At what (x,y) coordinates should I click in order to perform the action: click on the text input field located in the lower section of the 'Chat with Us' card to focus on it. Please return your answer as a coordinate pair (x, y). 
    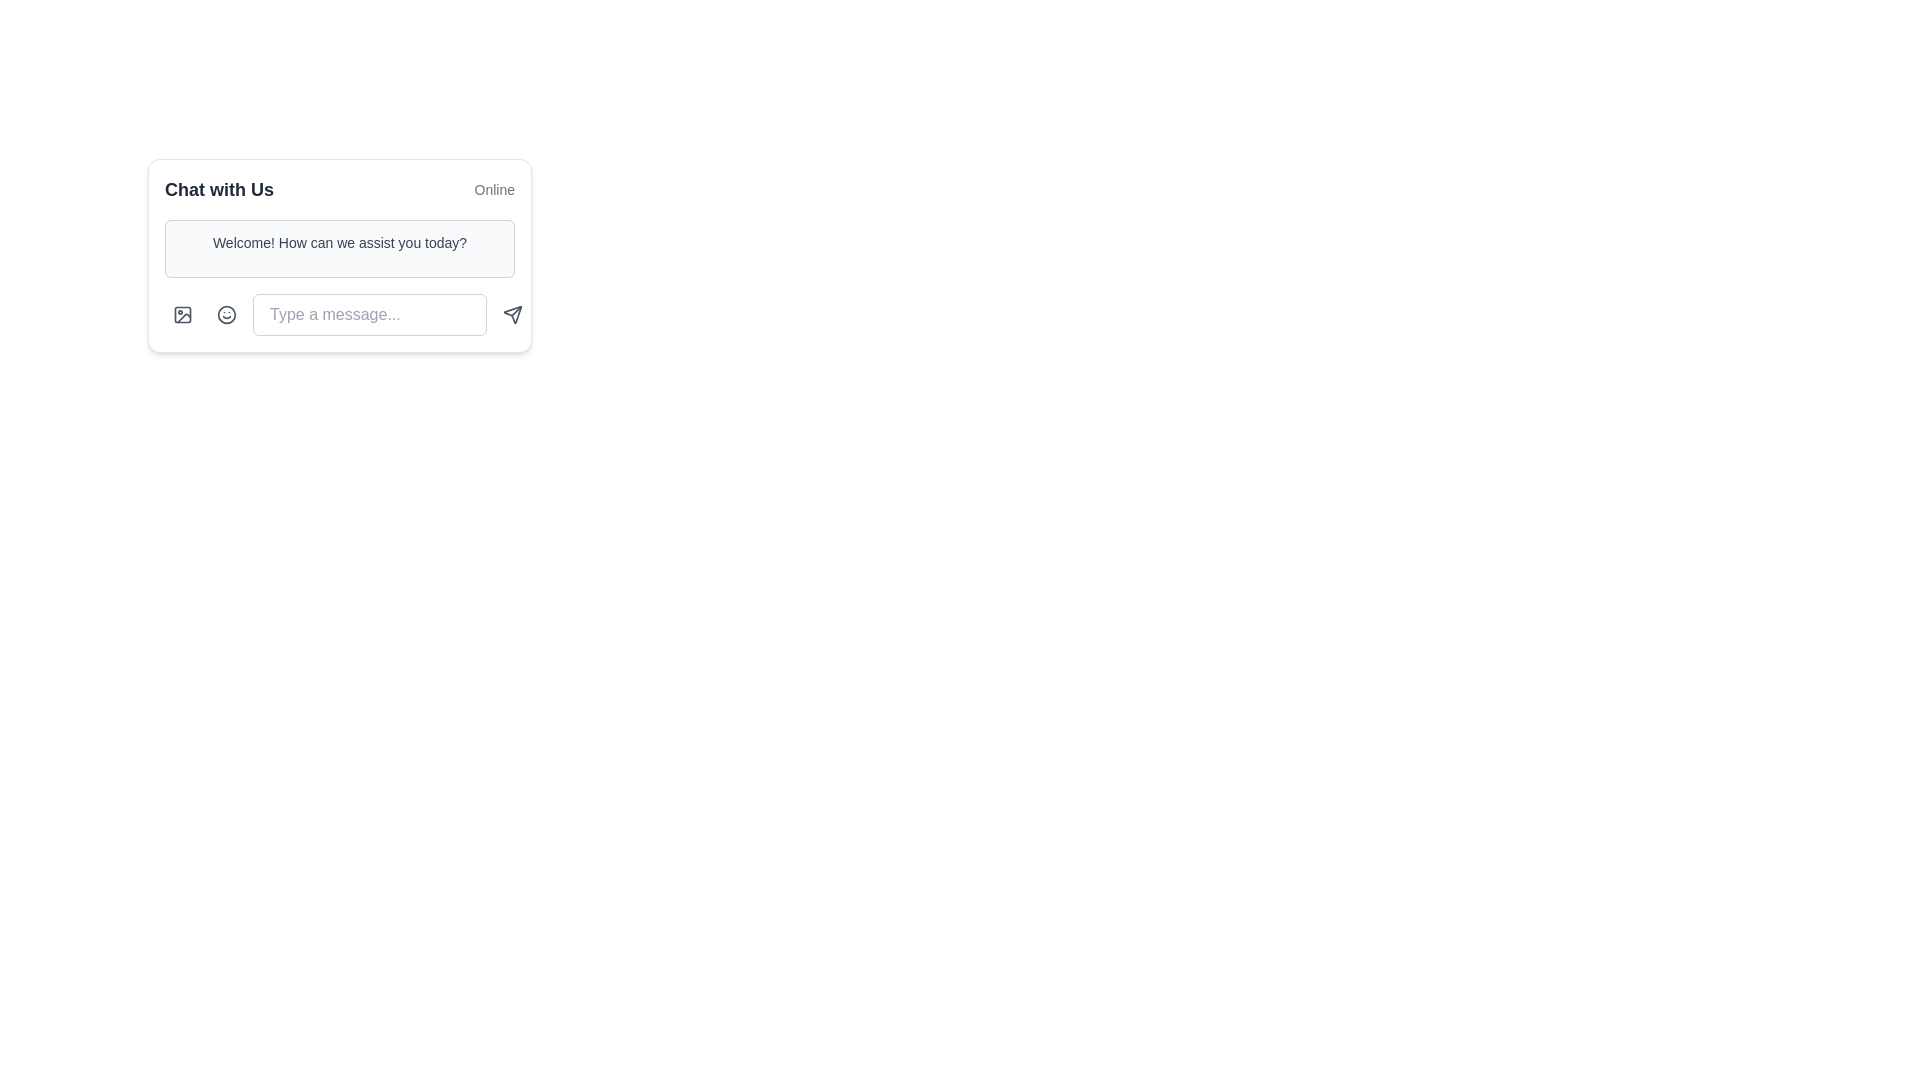
    Looking at the image, I should click on (340, 315).